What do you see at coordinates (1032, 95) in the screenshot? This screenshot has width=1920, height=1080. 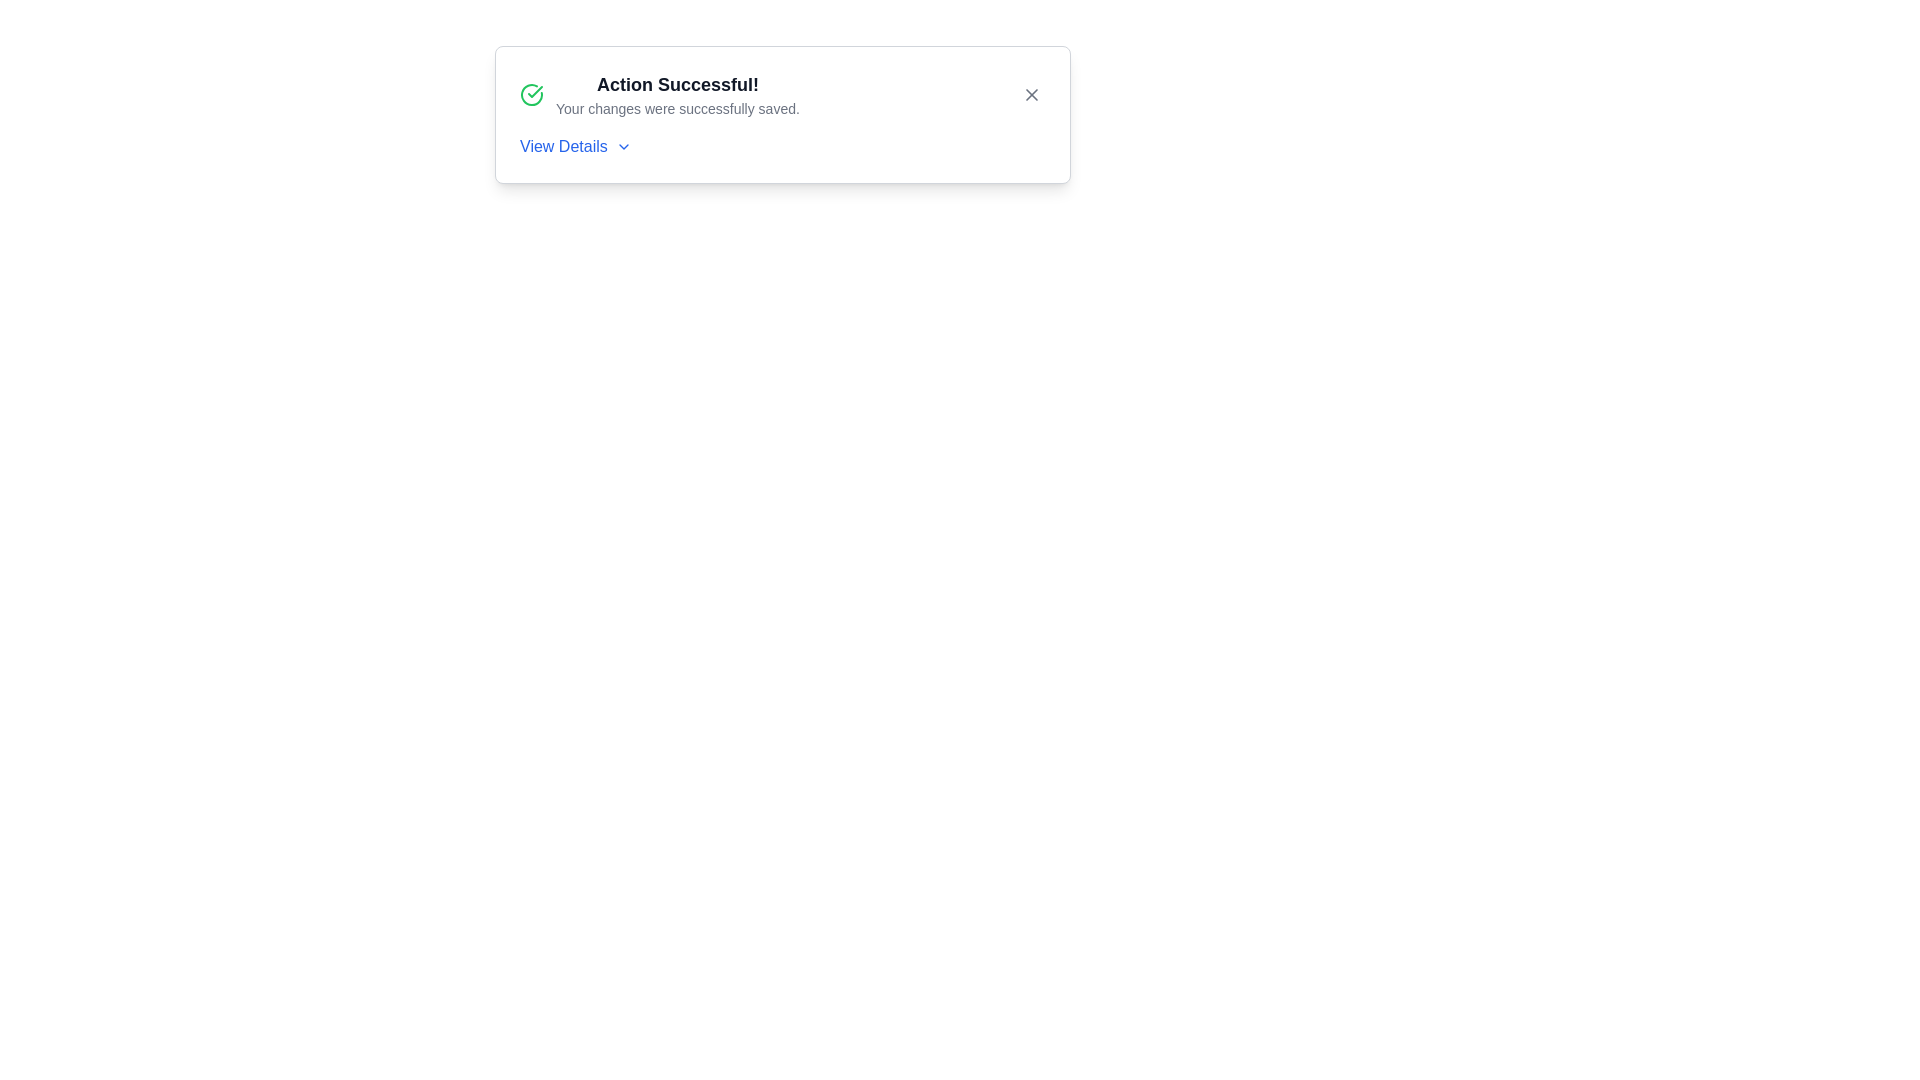 I see `the X button to close the alert` at bounding box center [1032, 95].